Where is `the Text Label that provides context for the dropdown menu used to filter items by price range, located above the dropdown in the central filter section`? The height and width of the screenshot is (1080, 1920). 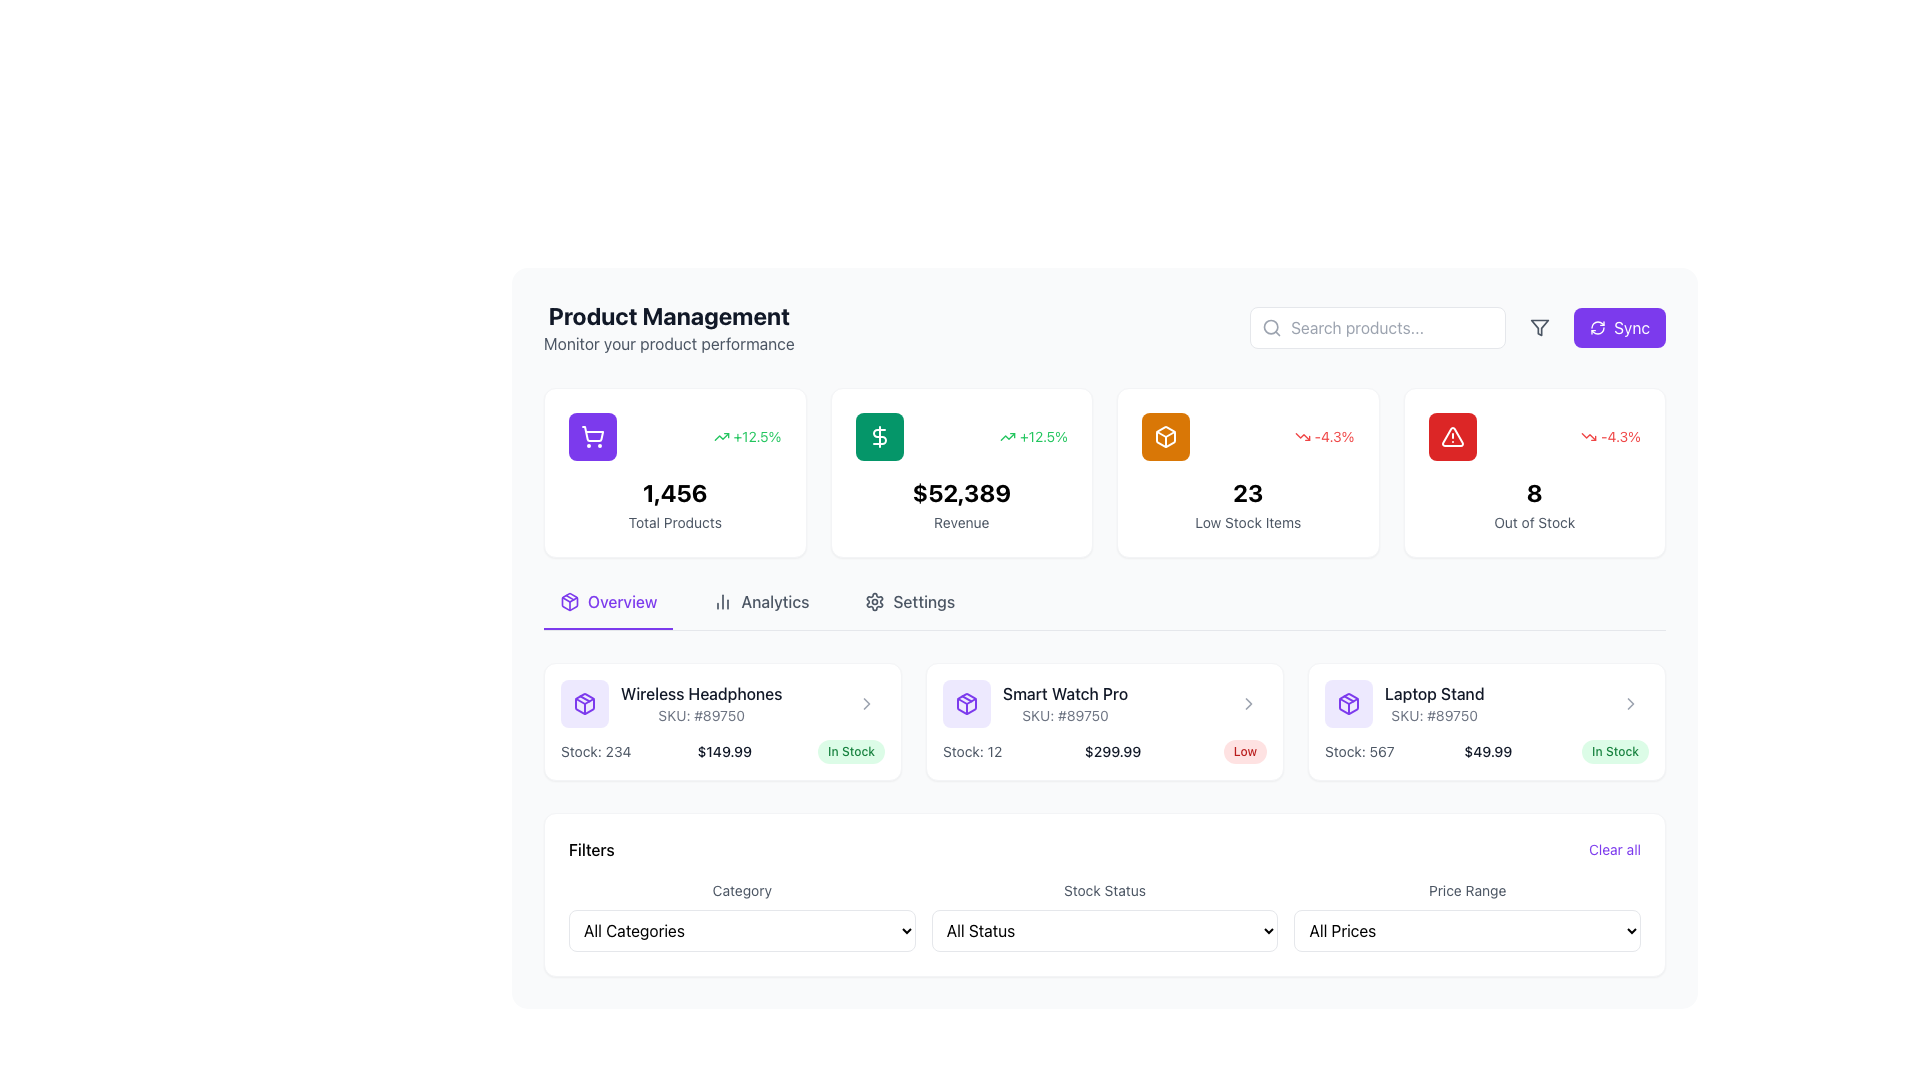 the Text Label that provides context for the dropdown menu used to filter items by price range, located above the dropdown in the central filter section is located at coordinates (1467, 889).